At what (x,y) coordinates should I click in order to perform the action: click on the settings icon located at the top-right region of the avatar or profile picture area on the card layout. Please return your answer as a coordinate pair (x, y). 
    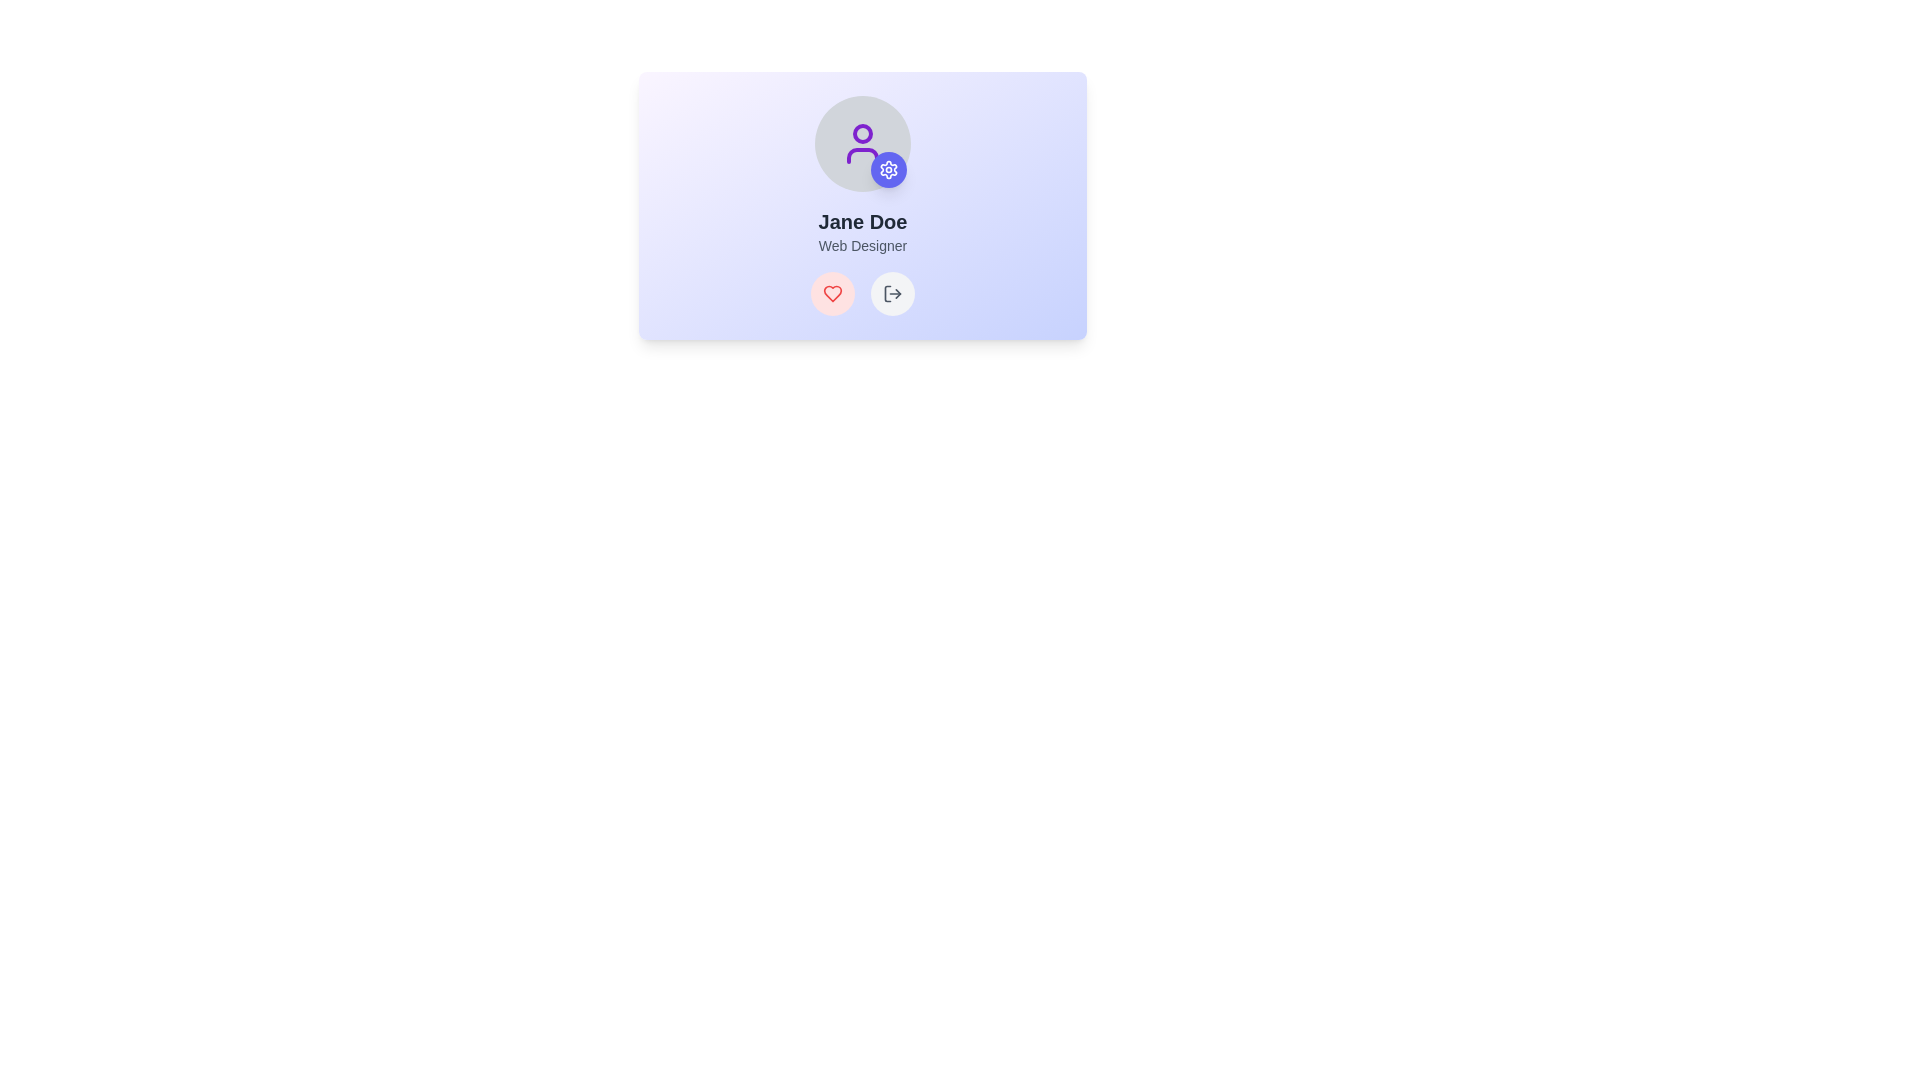
    Looking at the image, I should click on (887, 168).